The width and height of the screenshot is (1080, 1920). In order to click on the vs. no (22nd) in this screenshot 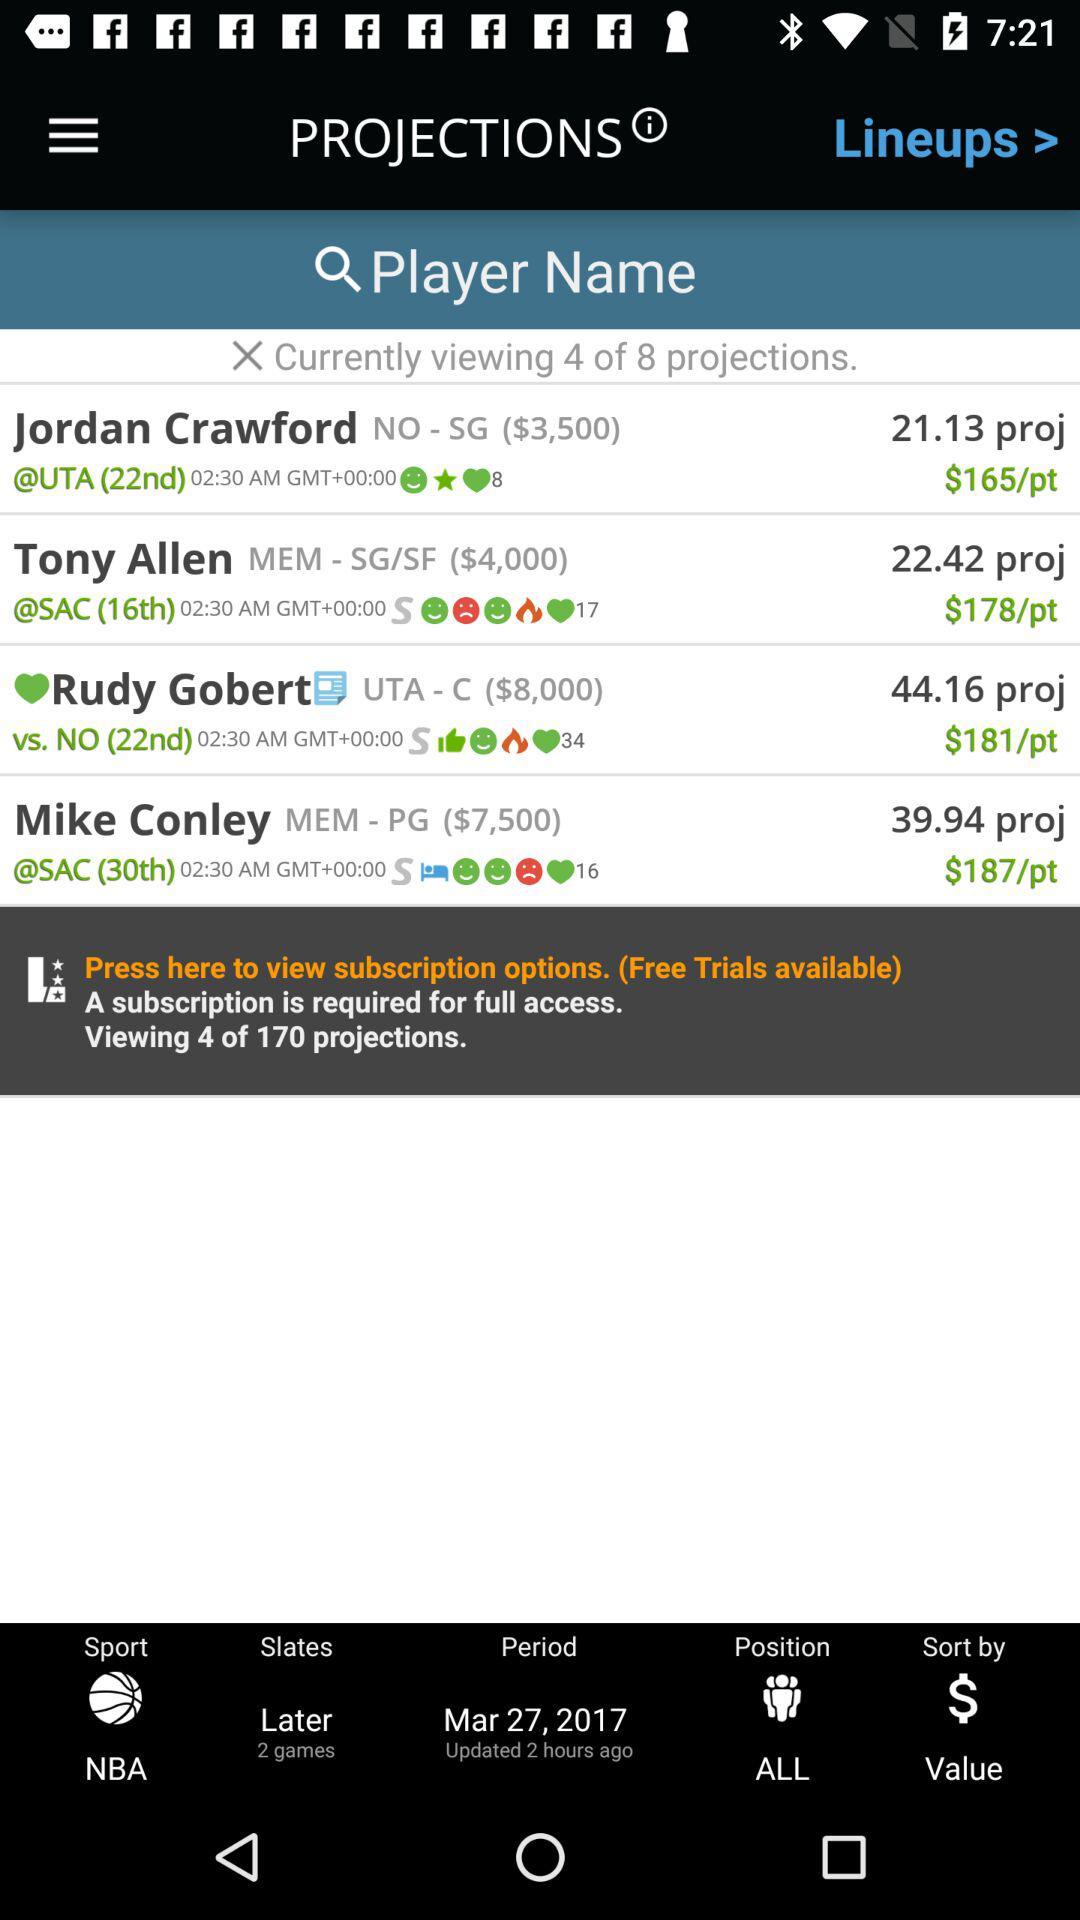, I will do `click(102, 737)`.